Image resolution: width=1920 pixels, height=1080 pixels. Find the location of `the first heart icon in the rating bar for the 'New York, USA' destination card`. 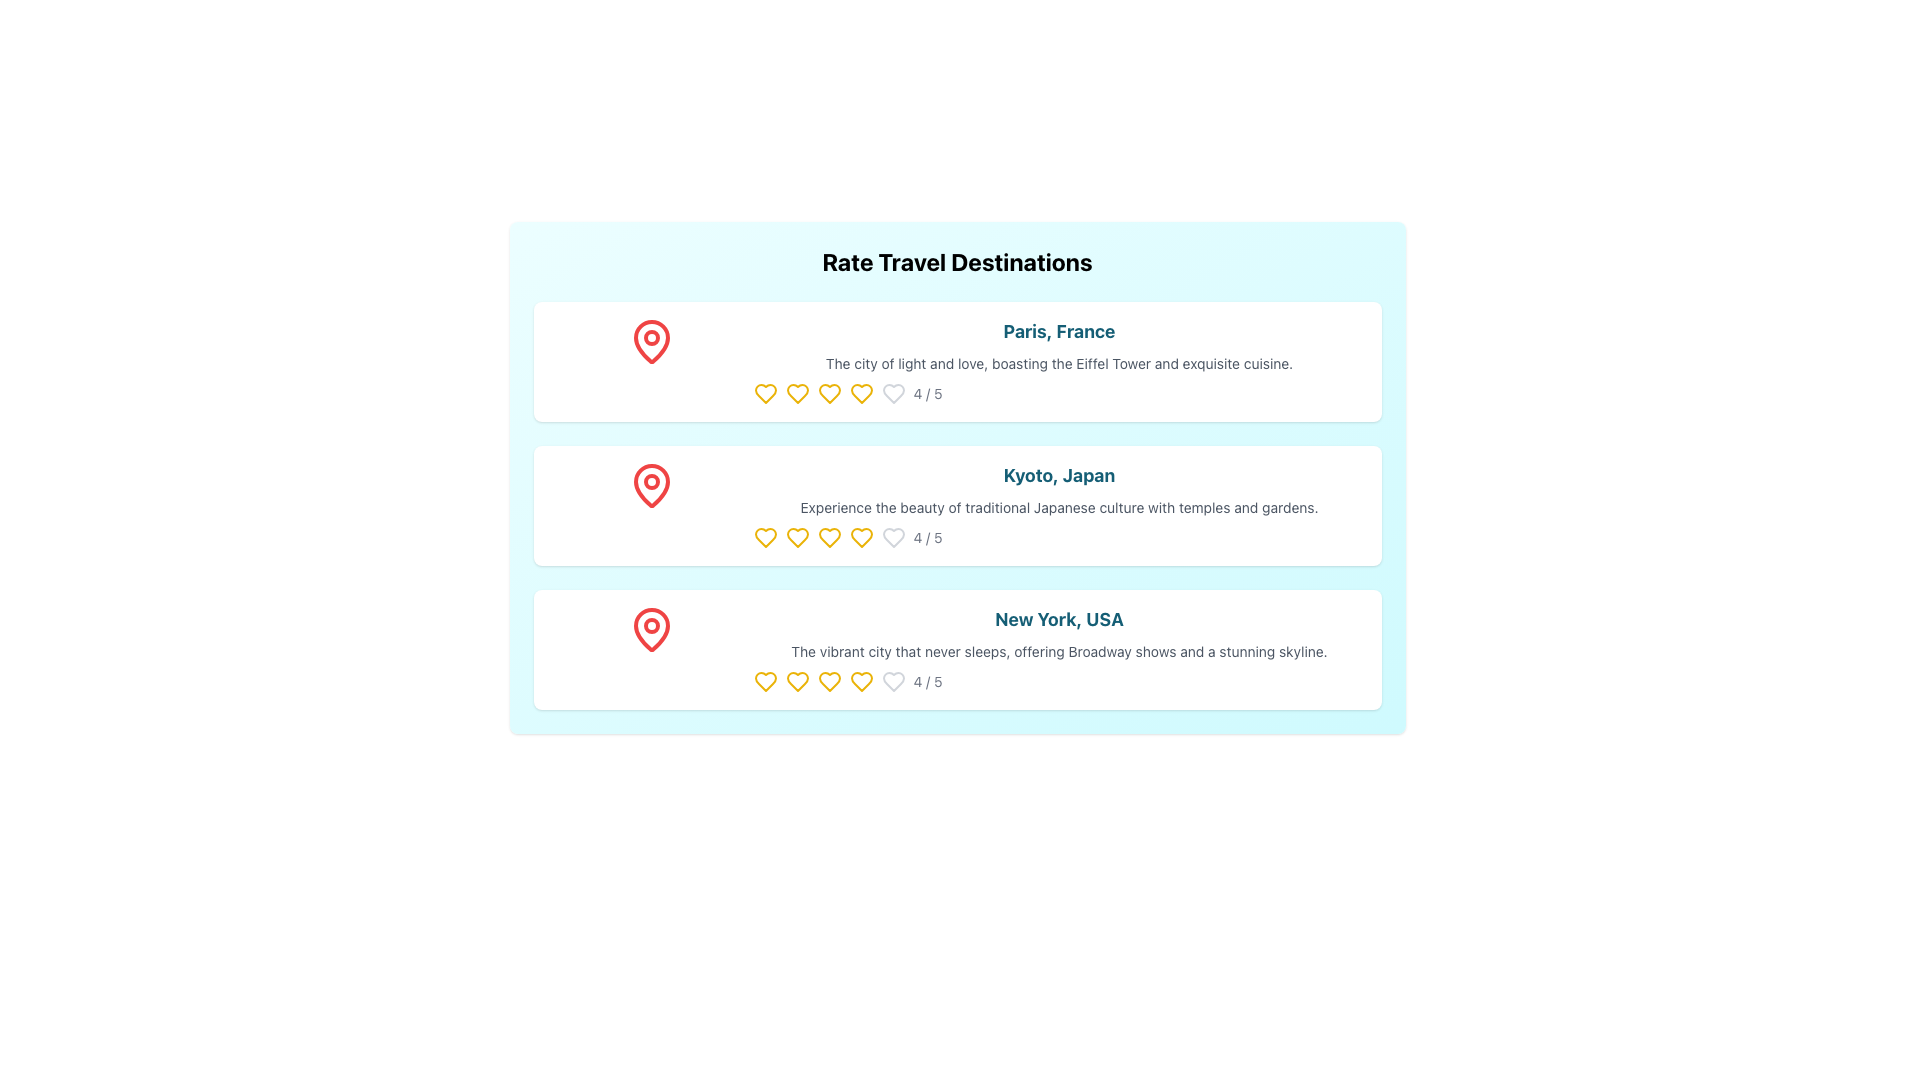

the first heart icon in the rating bar for the 'New York, USA' destination card is located at coordinates (764, 681).